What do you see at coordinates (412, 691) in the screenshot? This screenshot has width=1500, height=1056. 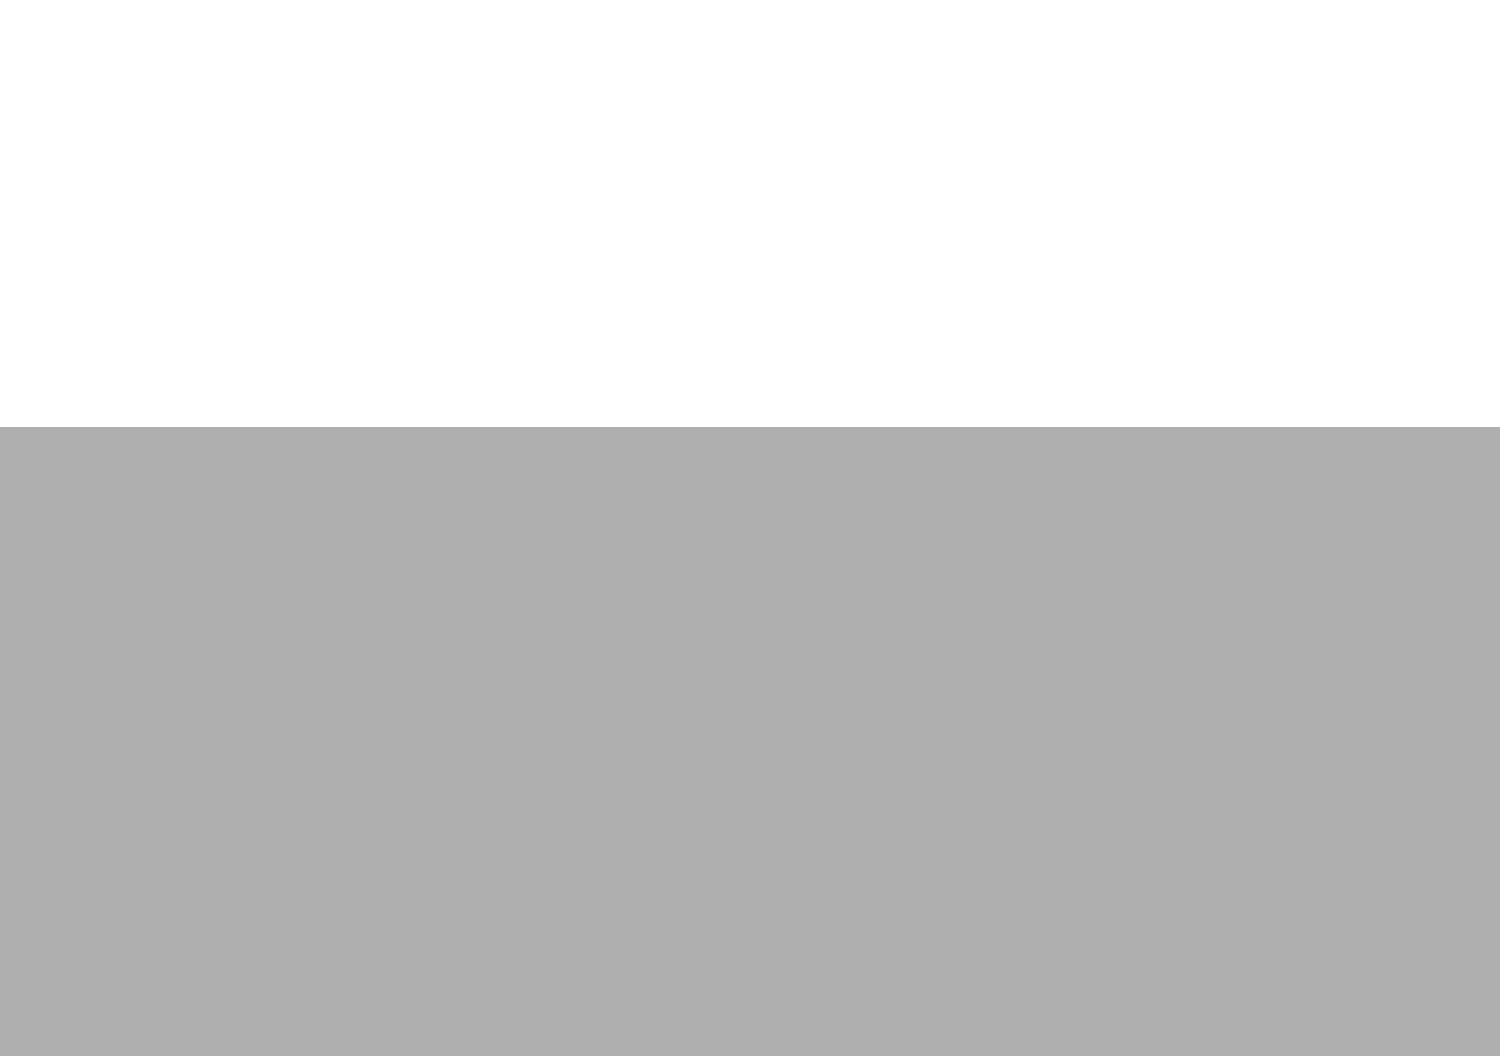 I see `'Studio Utilities'` at bounding box center [412, 691].